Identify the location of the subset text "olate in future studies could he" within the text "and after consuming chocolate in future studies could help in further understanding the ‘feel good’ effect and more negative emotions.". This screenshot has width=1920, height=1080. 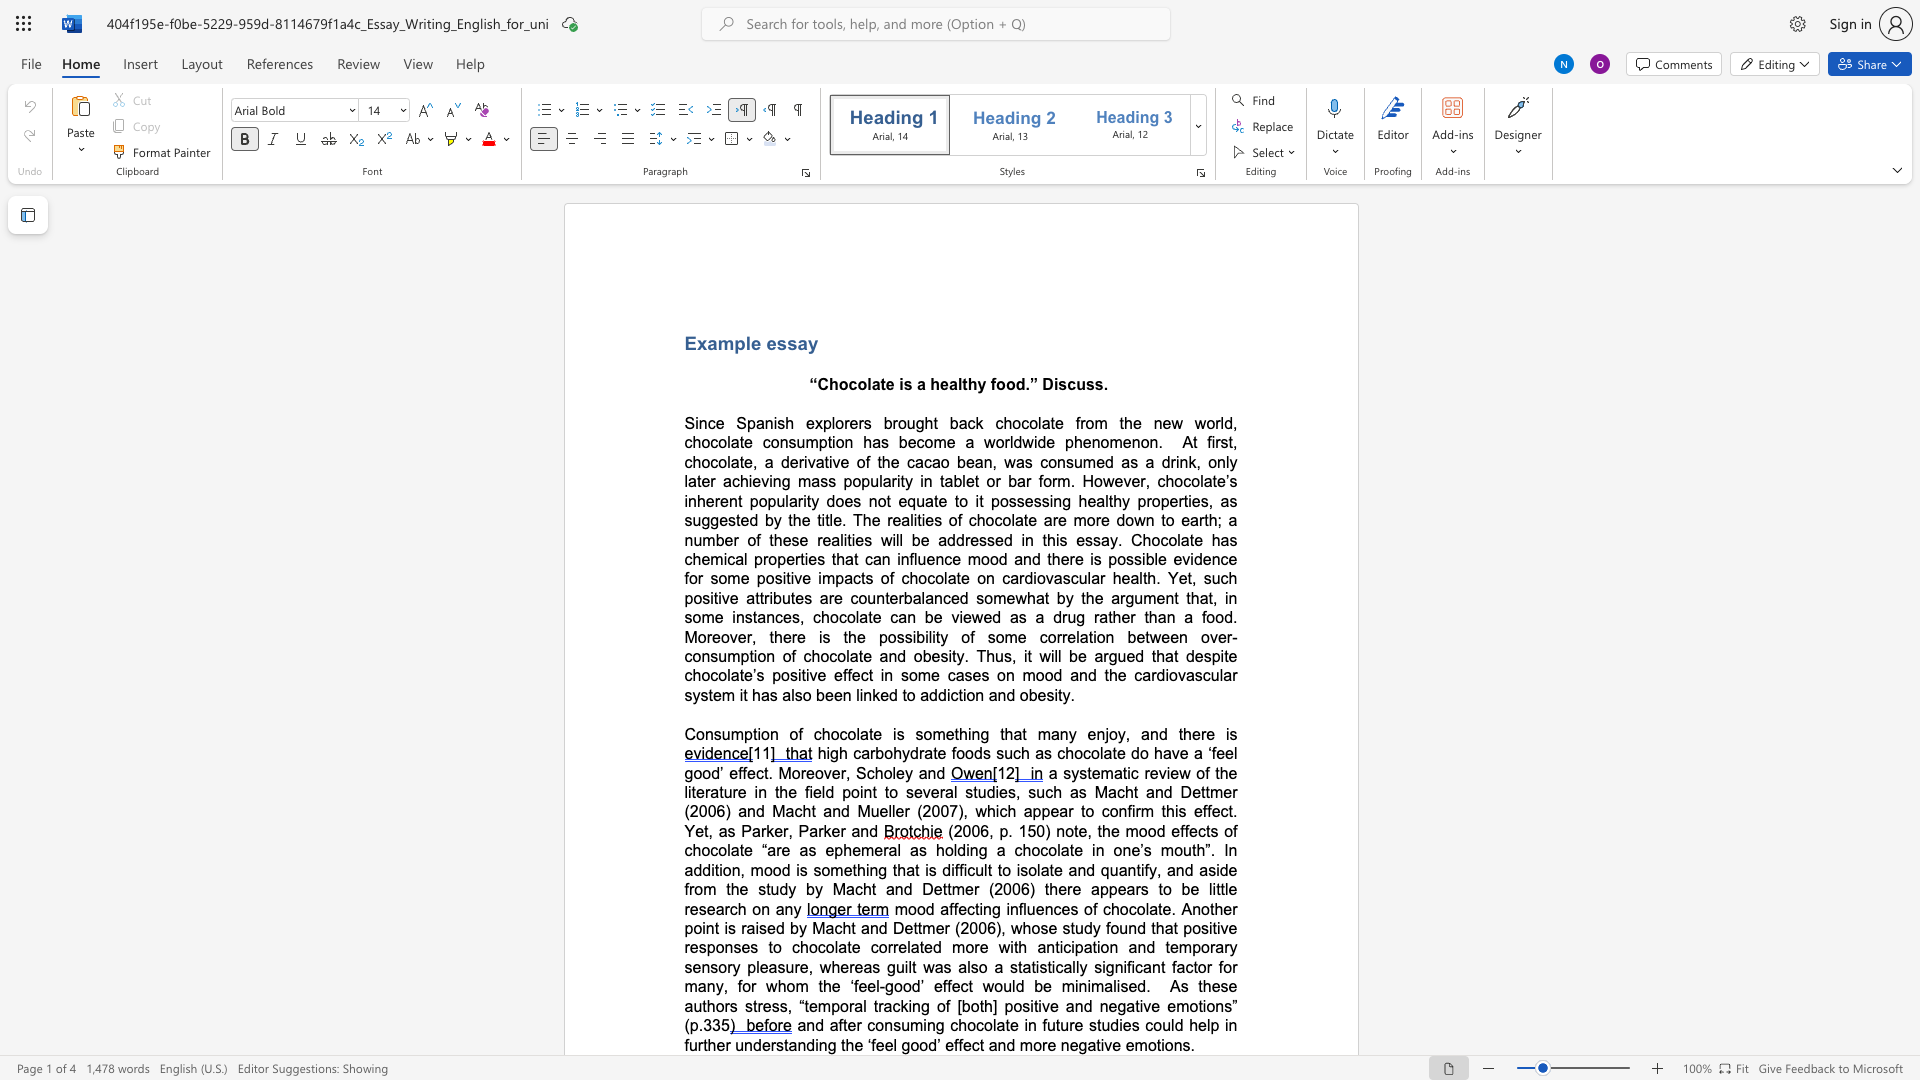
(984, 1025).